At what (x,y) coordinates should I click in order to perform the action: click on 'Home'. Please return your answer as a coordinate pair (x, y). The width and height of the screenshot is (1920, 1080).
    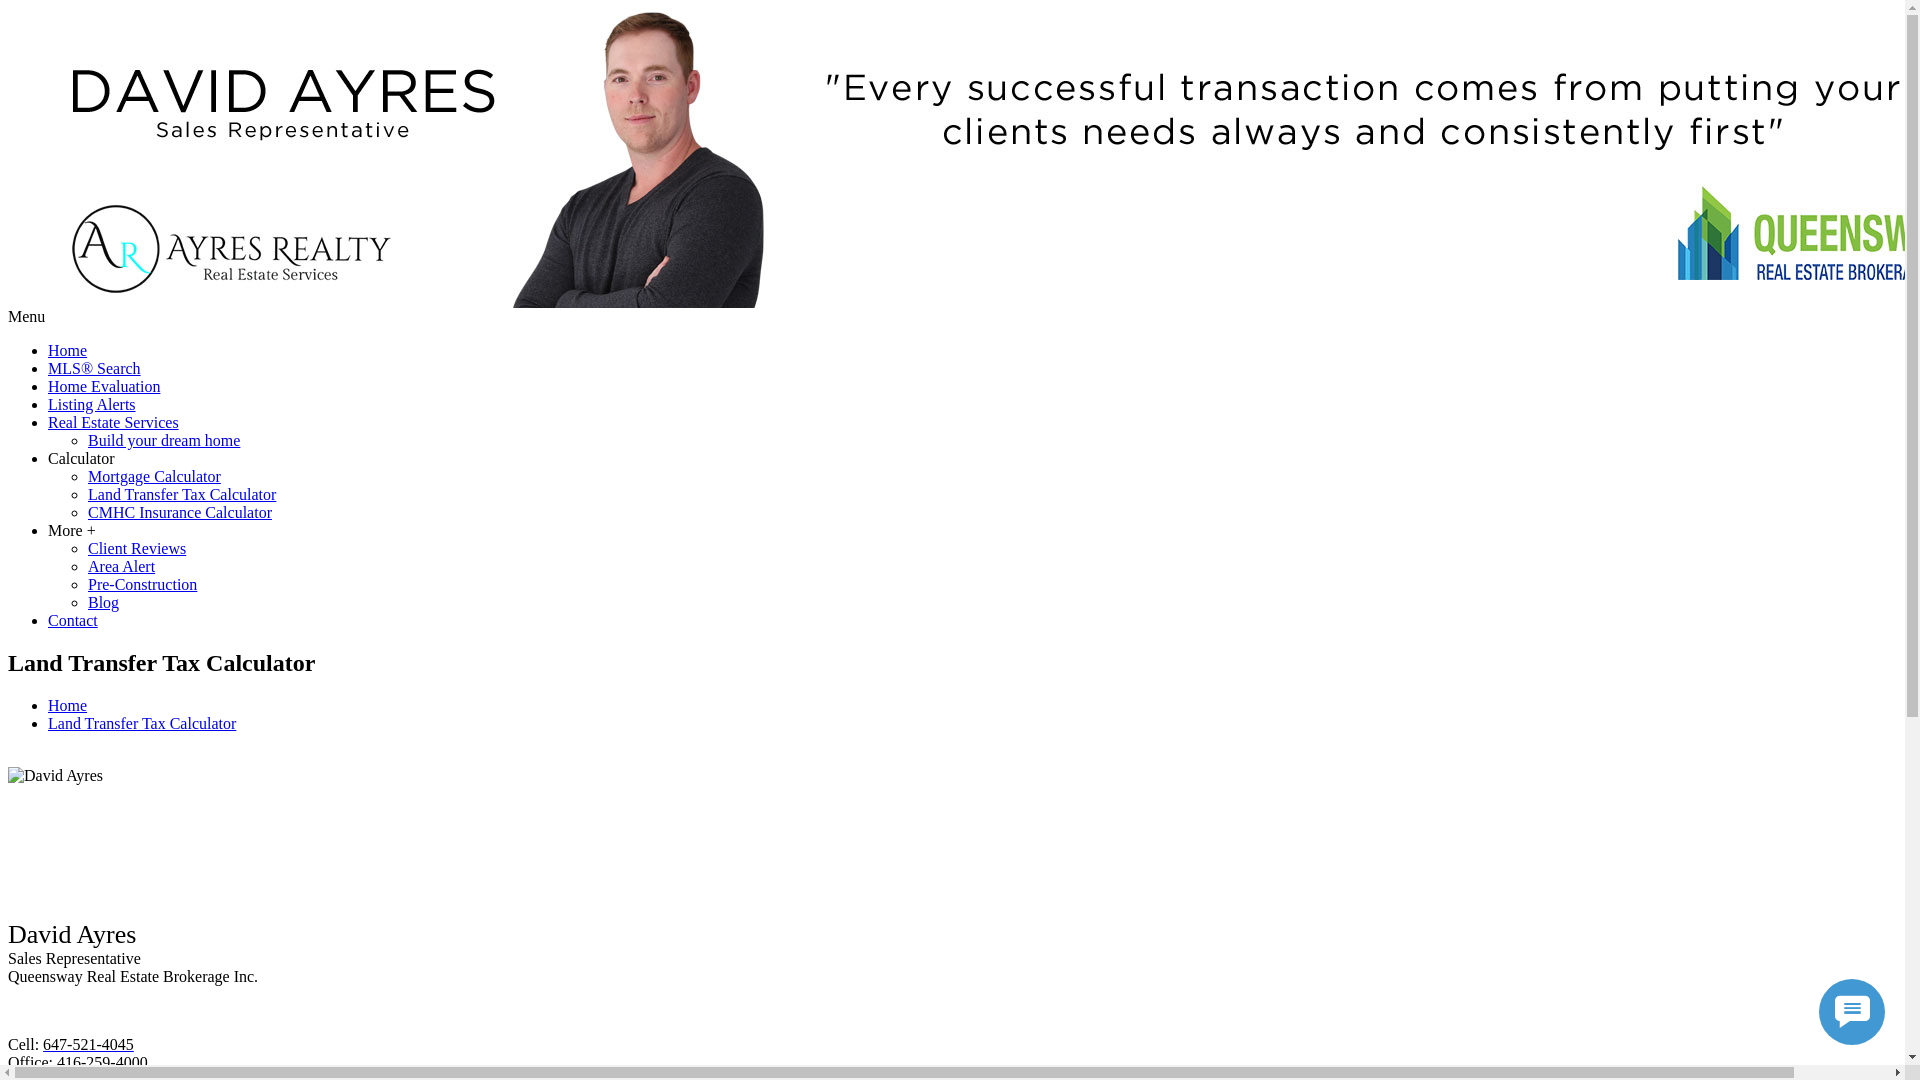
    Looking at the image, I should click on (67, 349).